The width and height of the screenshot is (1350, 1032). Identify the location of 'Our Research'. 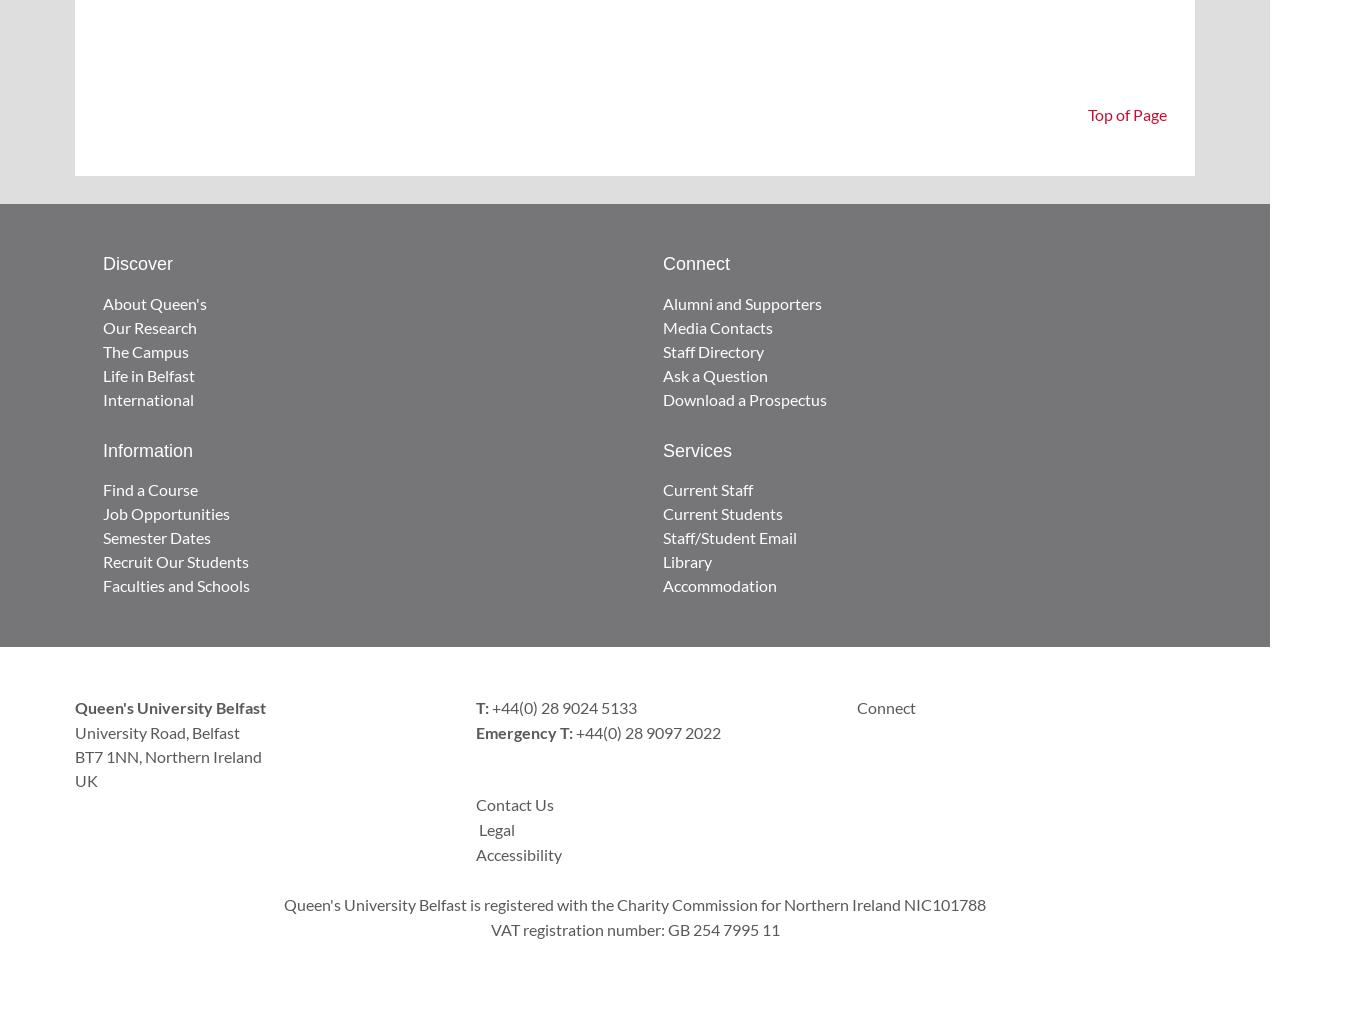
(149, 326).